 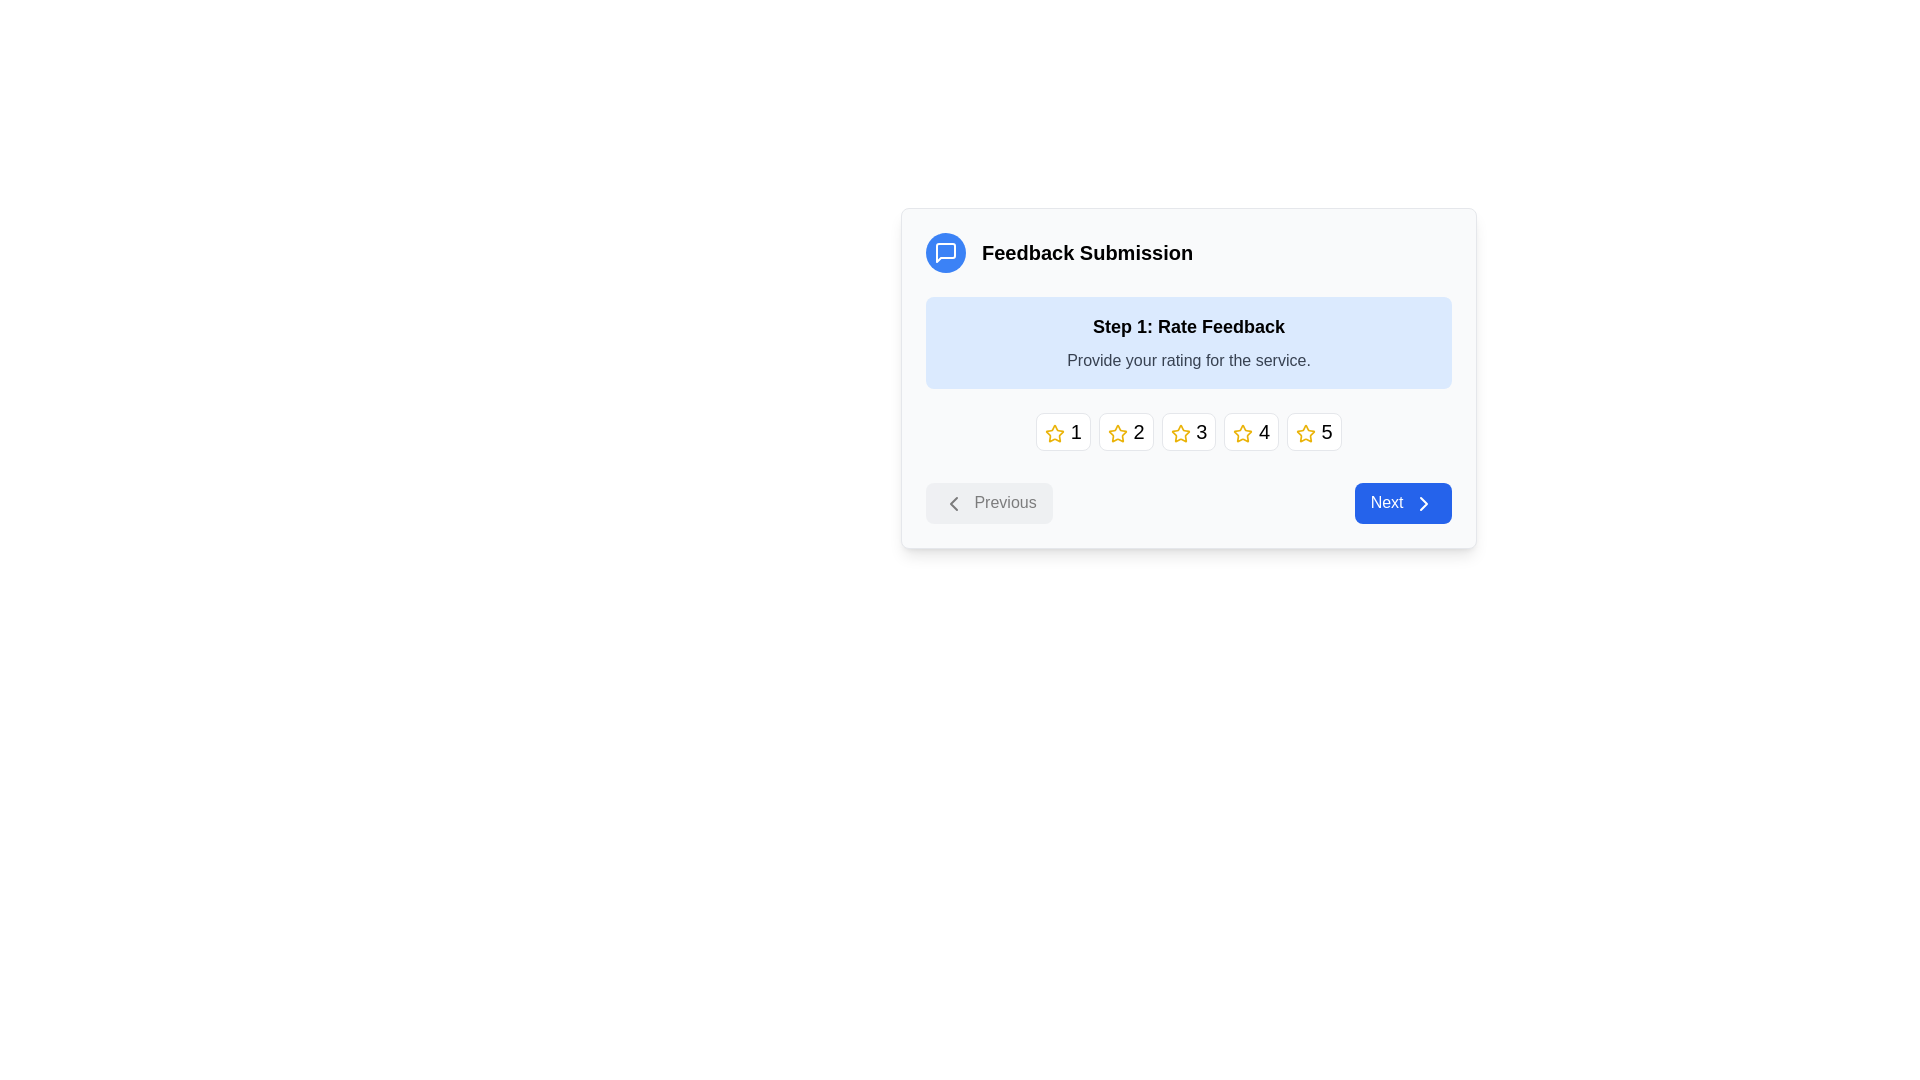 I want to click on the rightmost rating star icon, which represents the highest rating of 5 in the feedback rating system, so click(x=1305, y=432).